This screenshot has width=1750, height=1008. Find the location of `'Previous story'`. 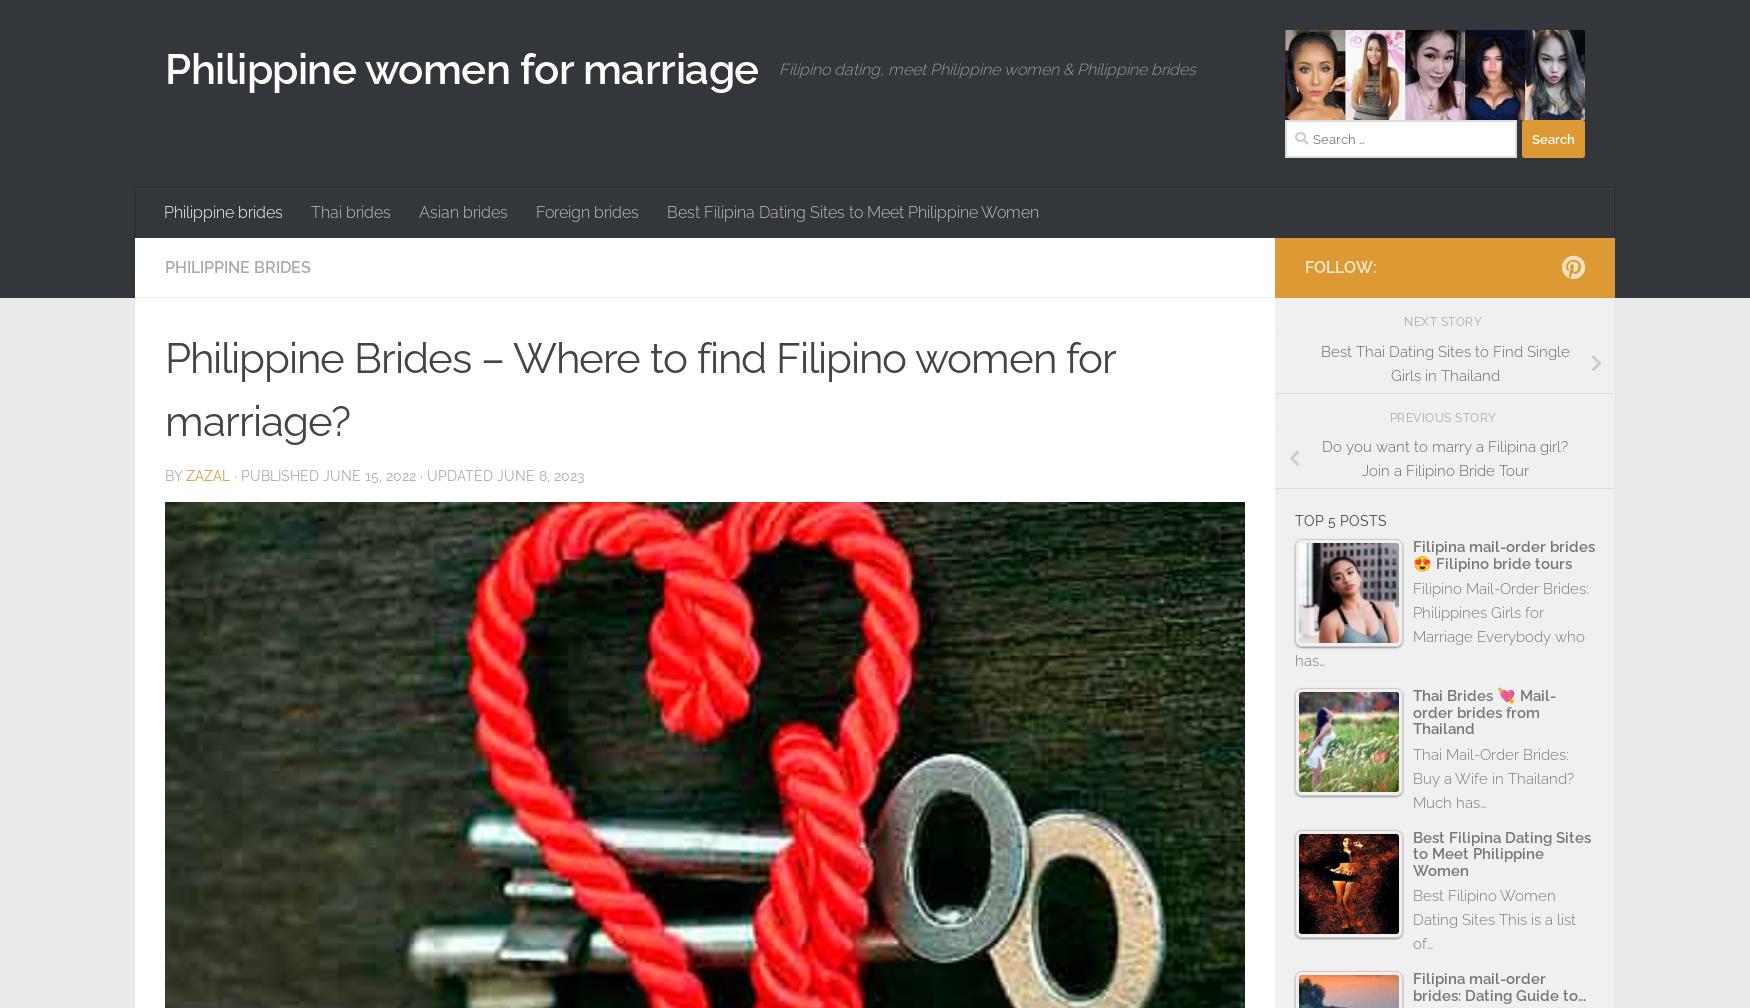

'Previous story' is located at coordinates (1444, 417).